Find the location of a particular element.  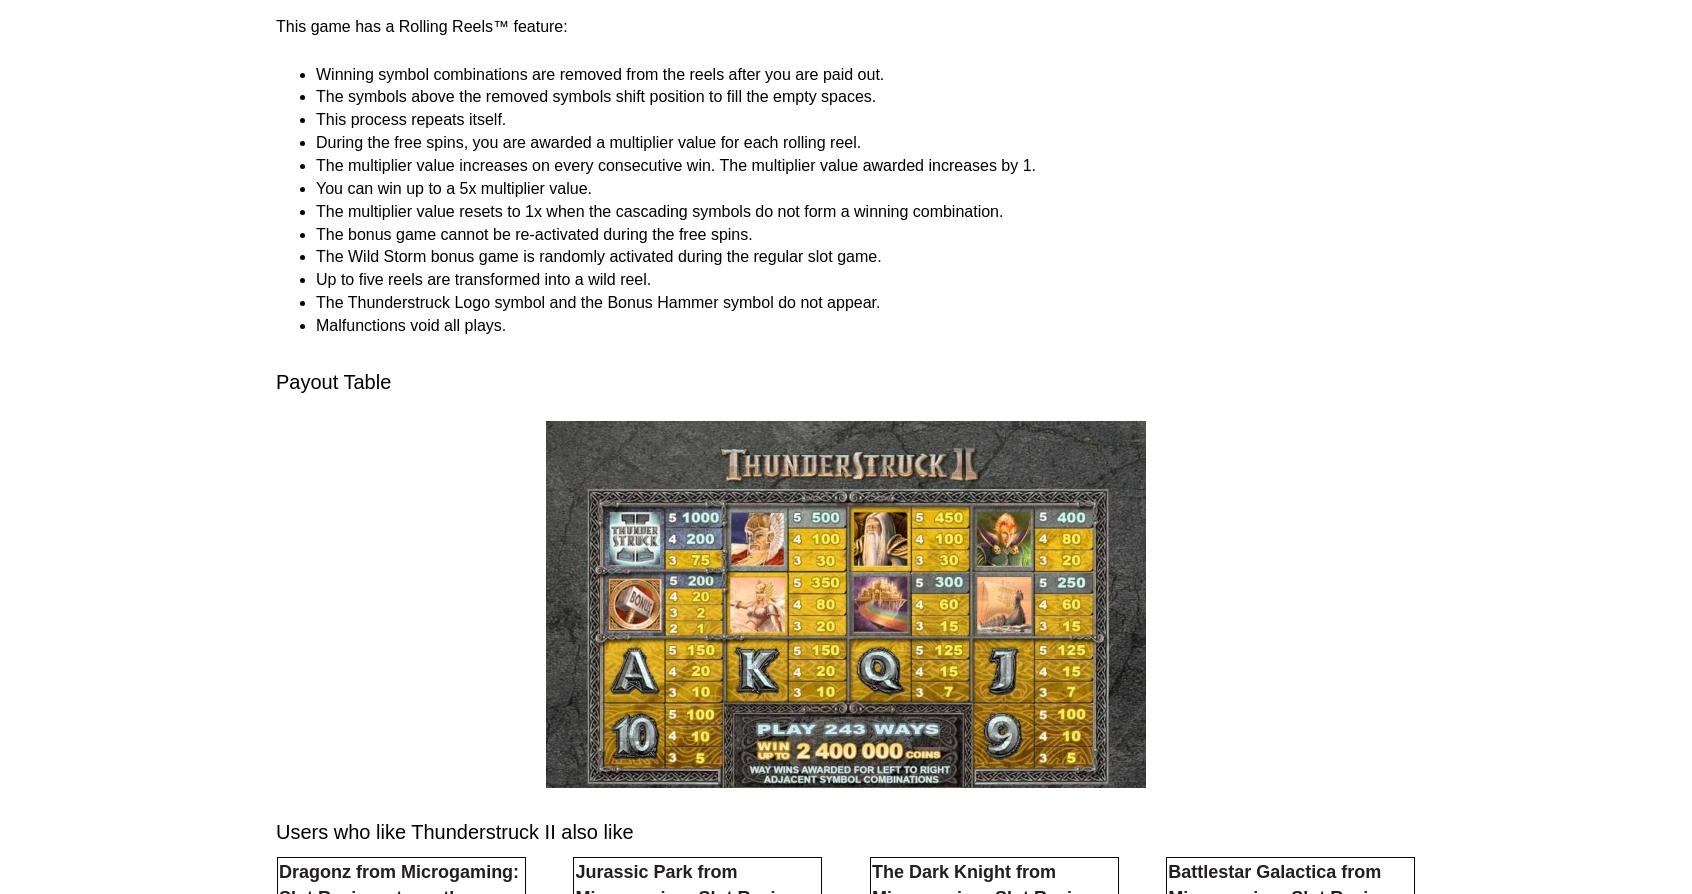

'This game is unlocked when you have activated the Great Hall of Spins bonus game fifteen times.' is located at coordinates (662, 214).